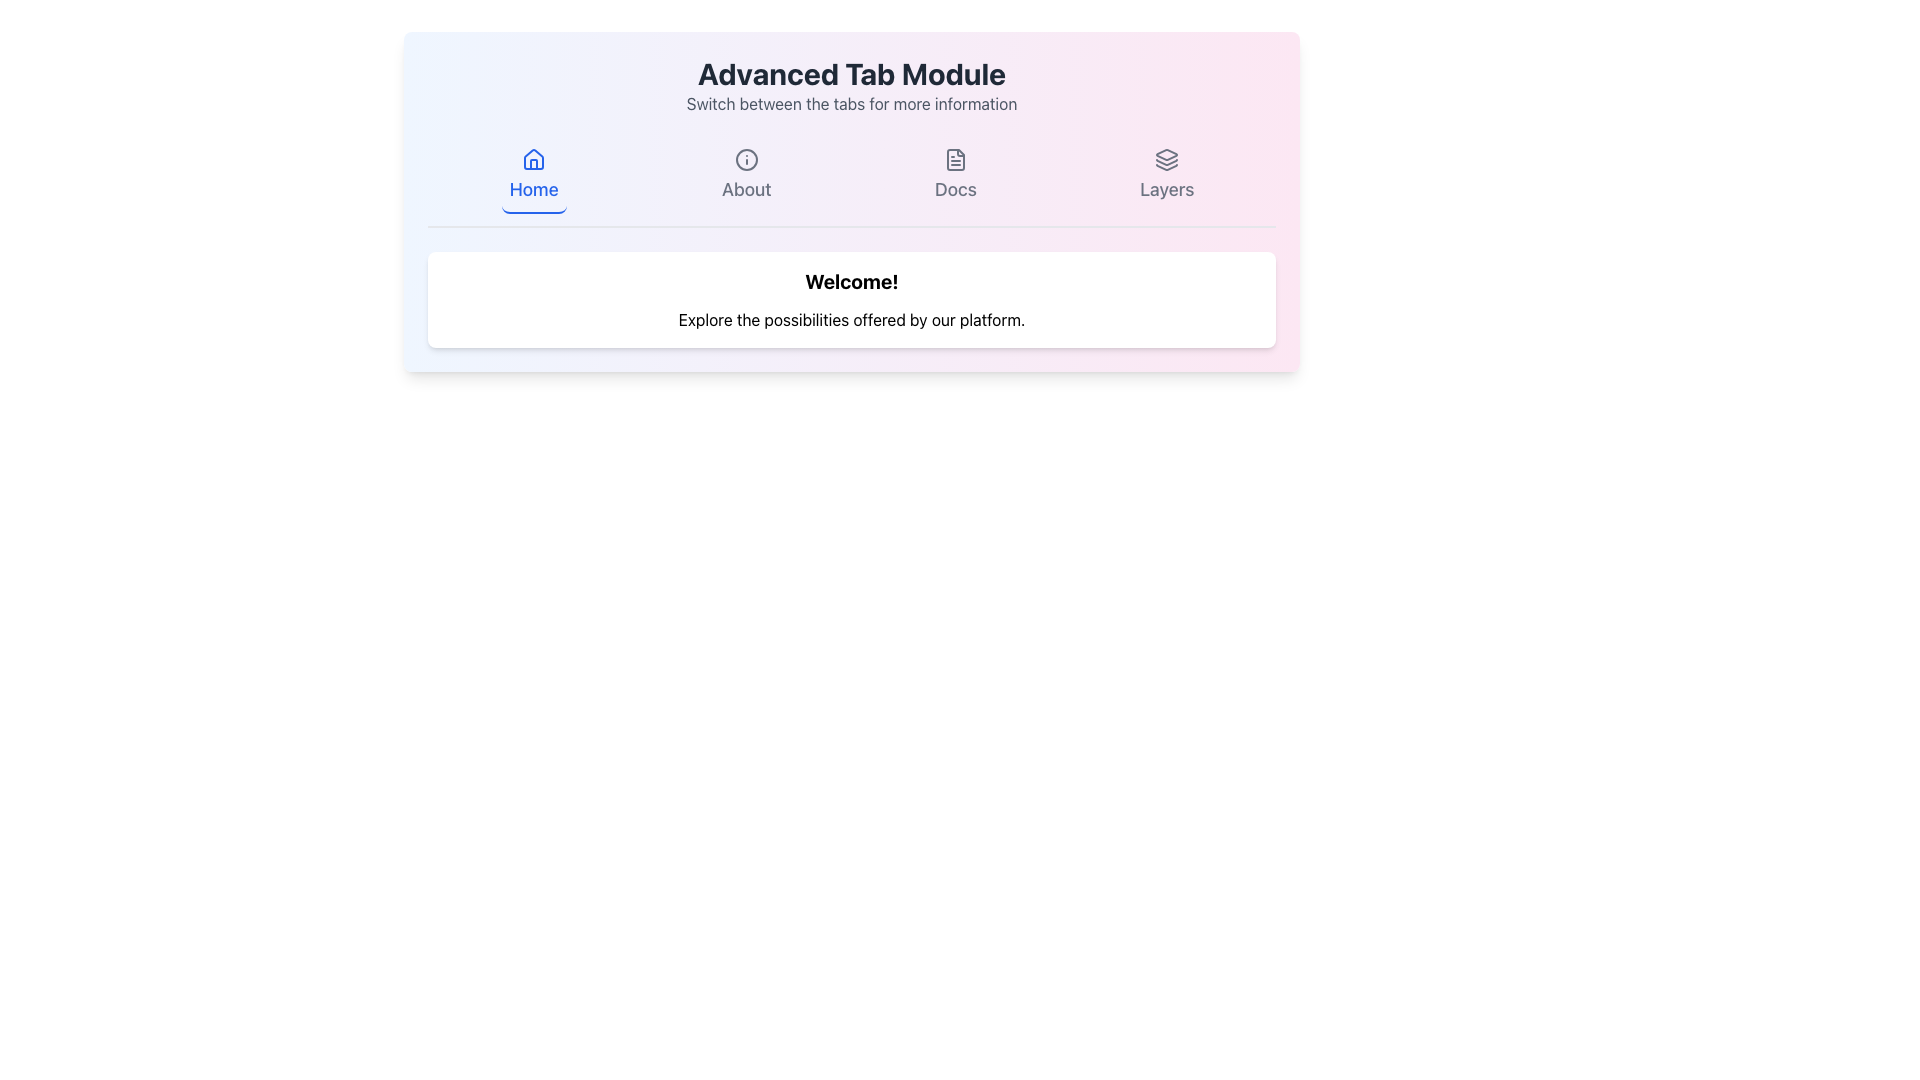  Describe the element at coordinates (745, 189) in the screenshot. I see `the 'About' text label in the navigation bar` at that location.